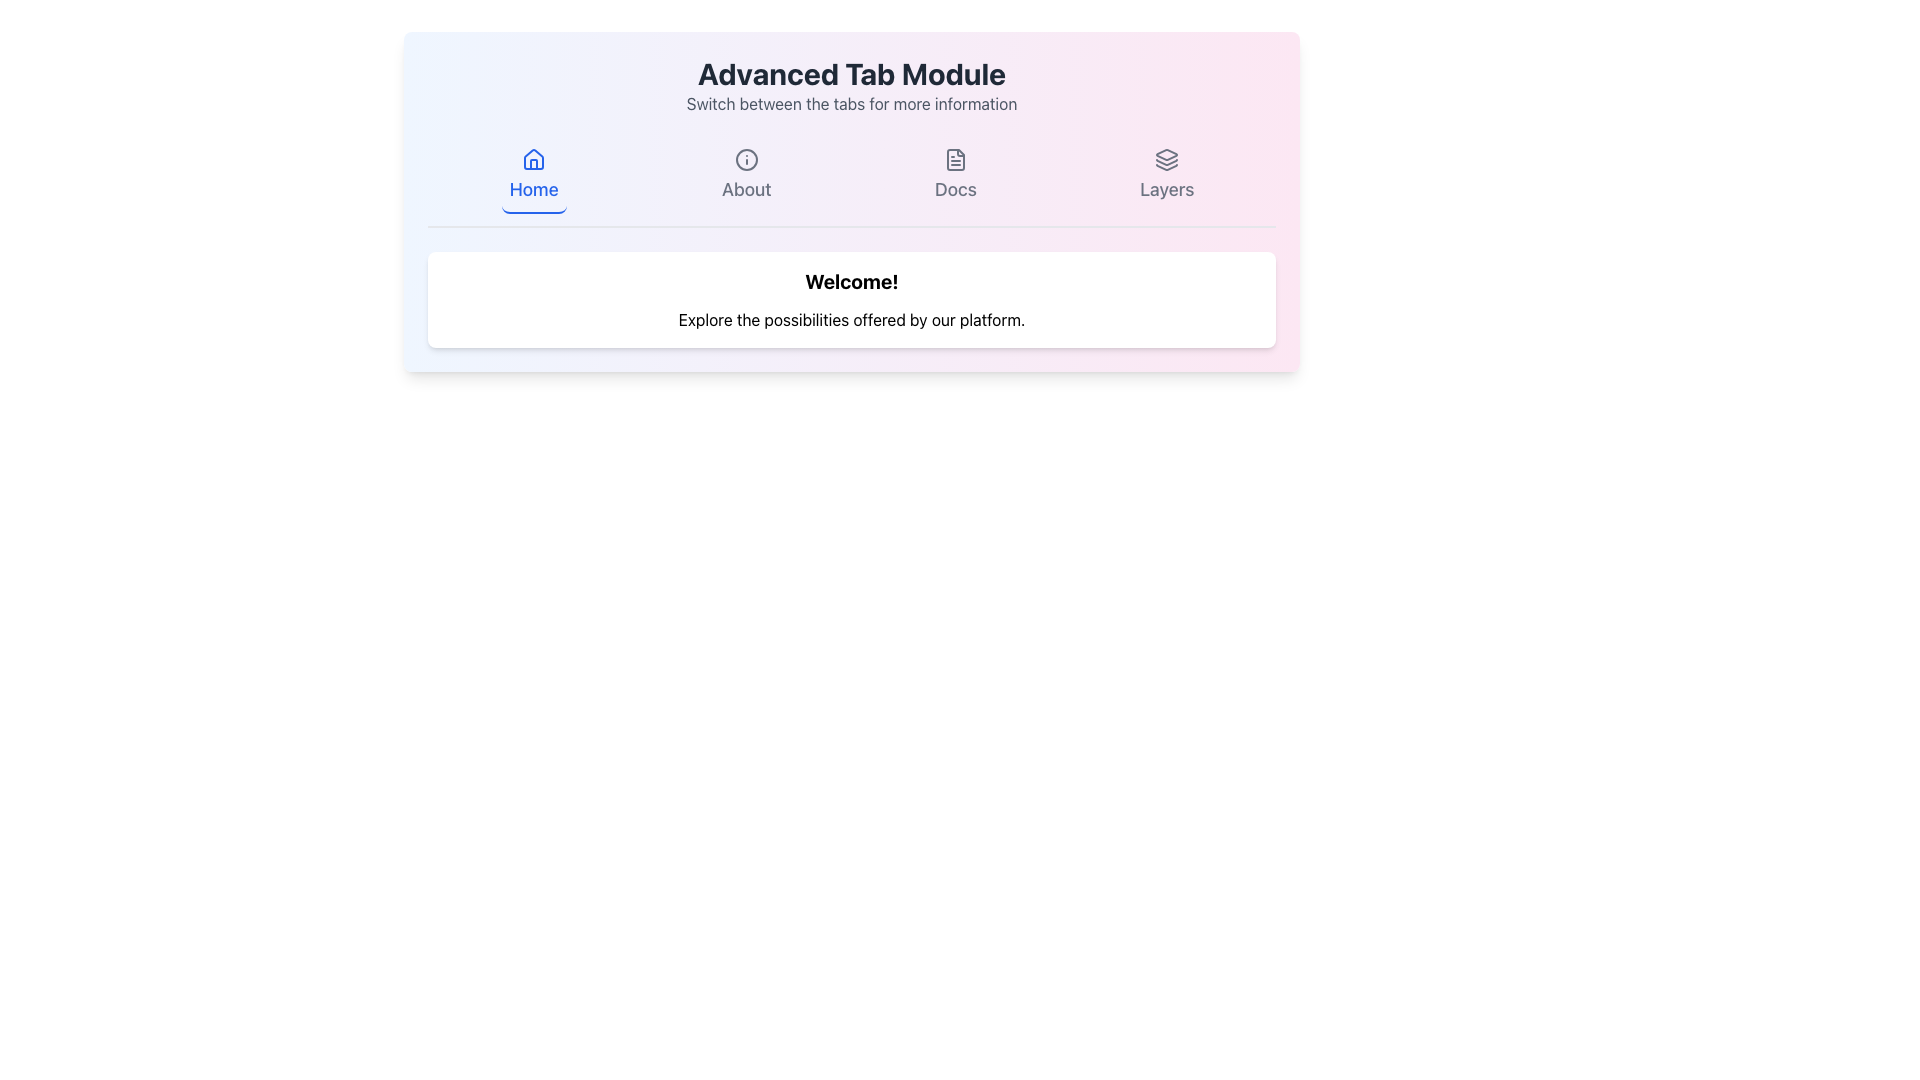  Describe the element at coordinates (745, 189) in the screenshot. I see `the 'About' text label in the navigation bar` at that location.